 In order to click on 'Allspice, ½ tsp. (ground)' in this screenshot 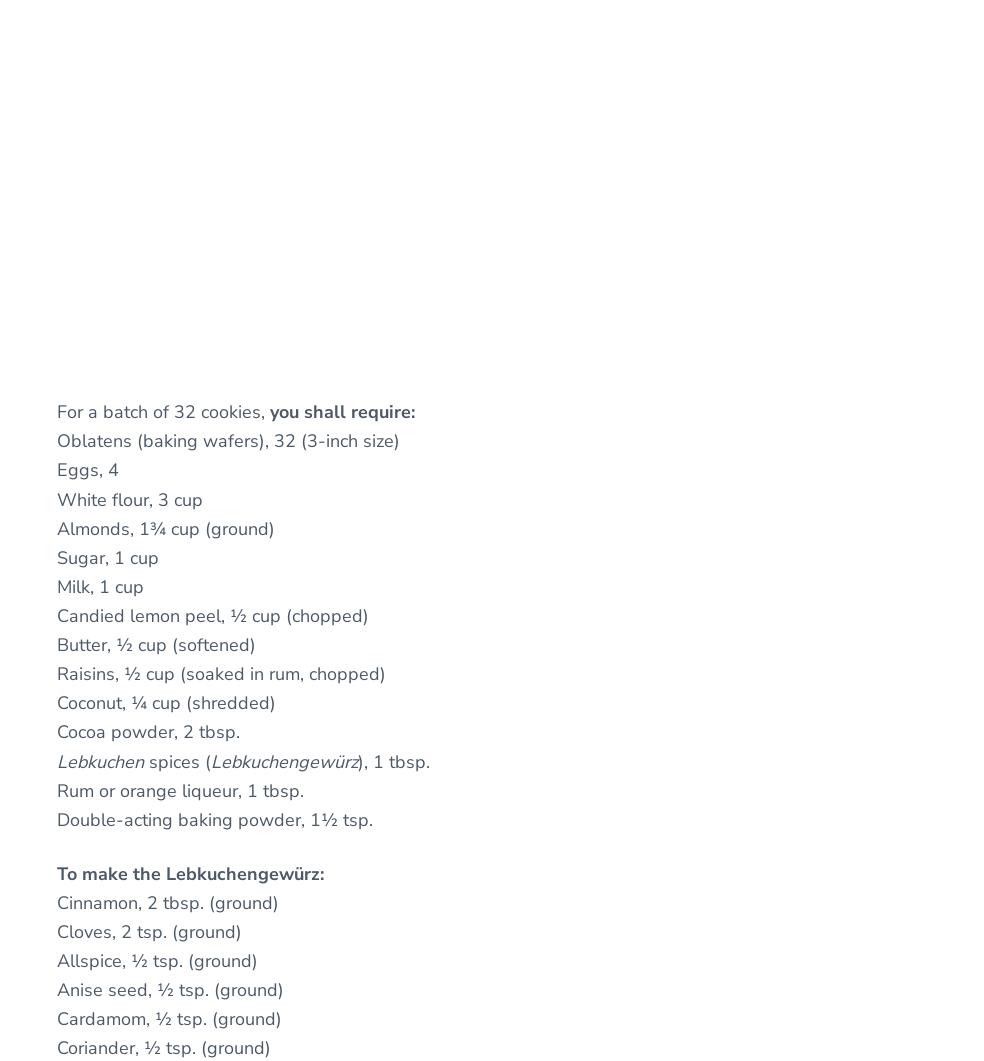, I will do `click(157, 959)`.